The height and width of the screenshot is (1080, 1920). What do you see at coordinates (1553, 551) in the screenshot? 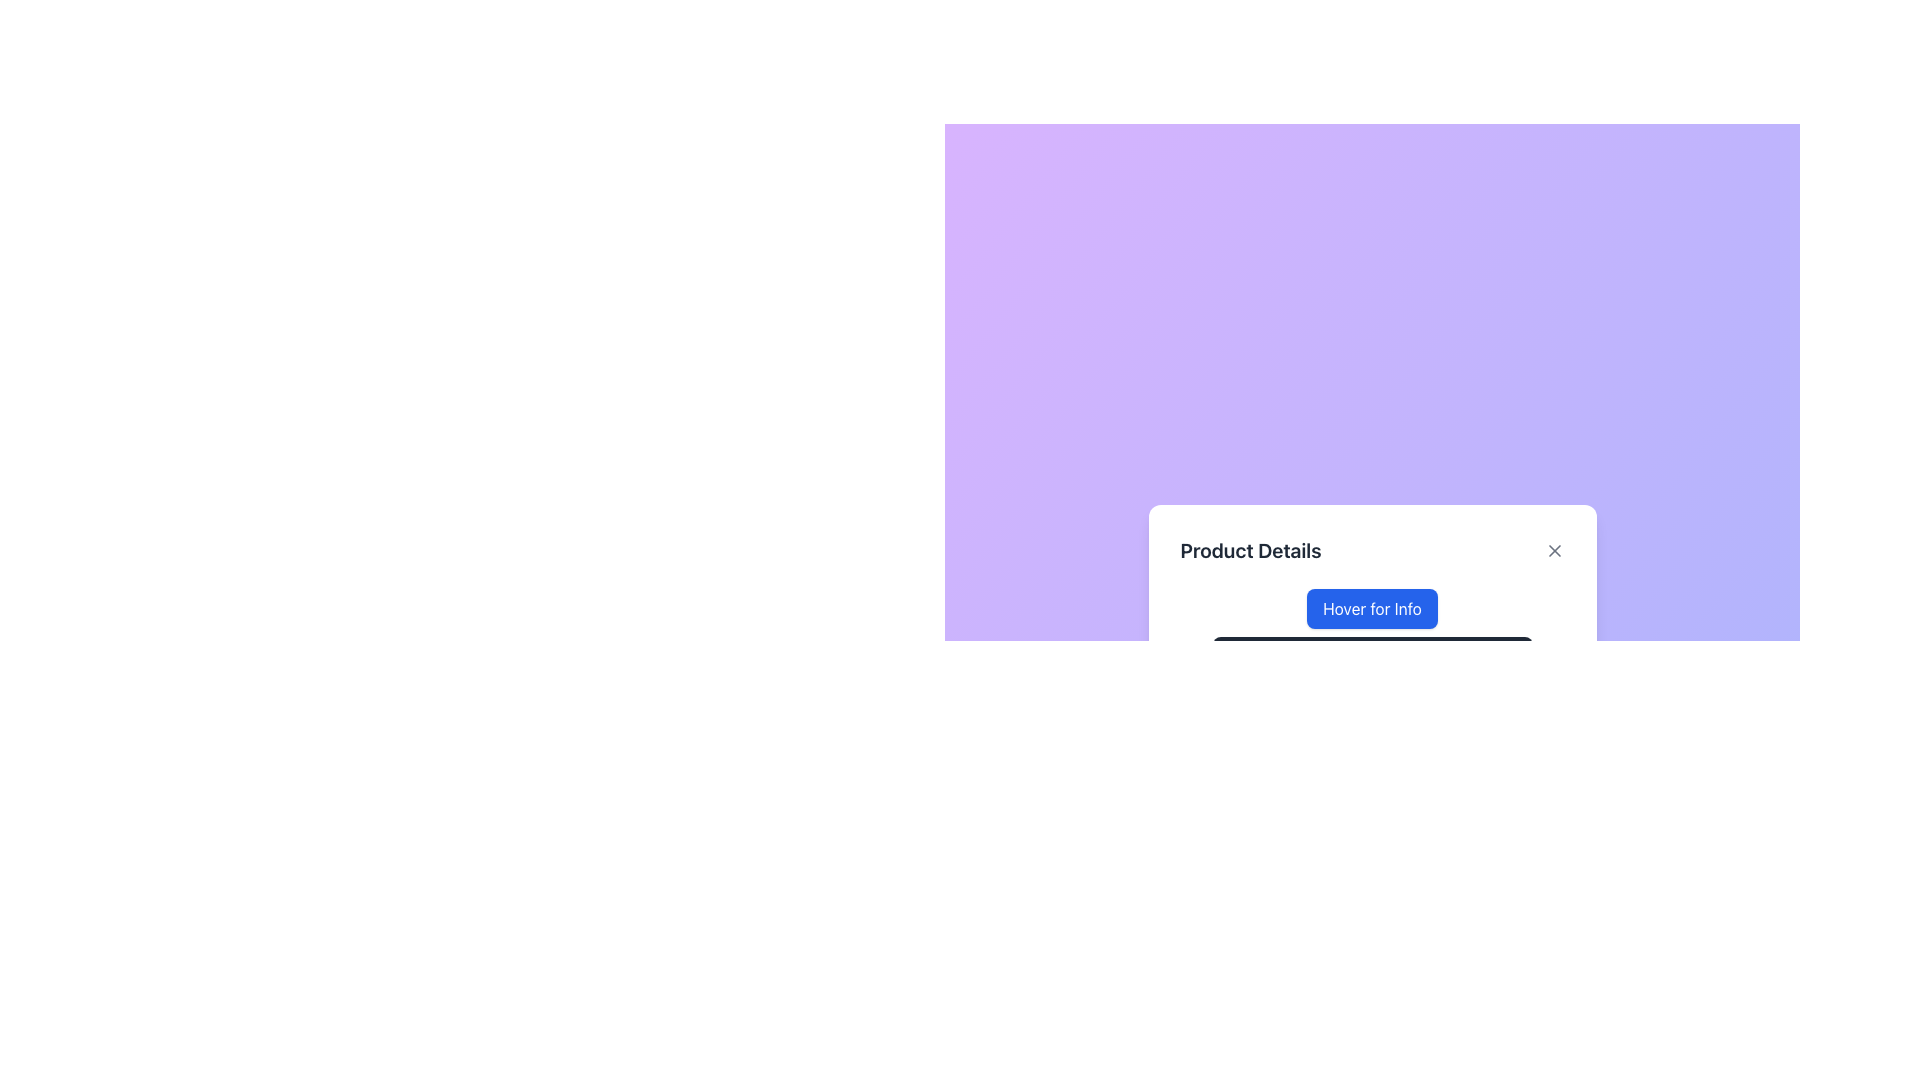
I see `the Close Icon (an 'X' shape) located in the top-right corner of the 'Product Details' card` at bounding box center [1553, 551].